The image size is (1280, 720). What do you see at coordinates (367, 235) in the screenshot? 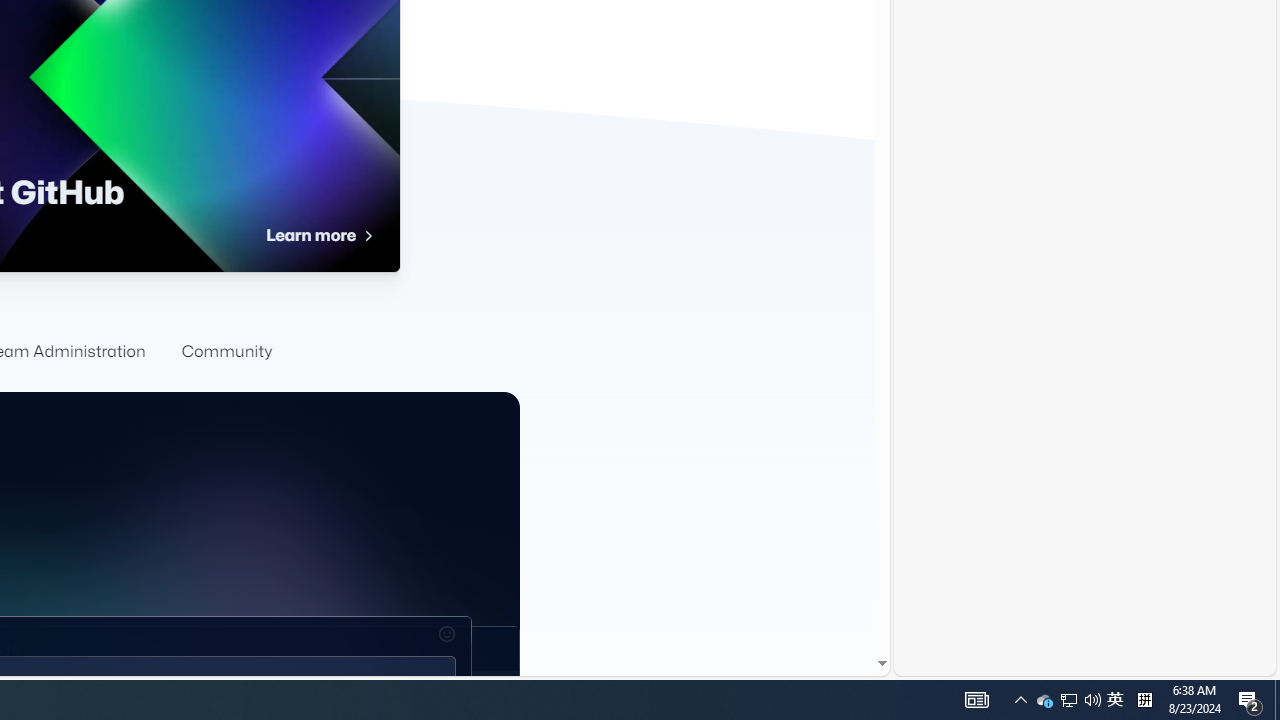
I see `'Class: octicon arrow-symbol-mktg octicon'` at bounding box center [367, 235].